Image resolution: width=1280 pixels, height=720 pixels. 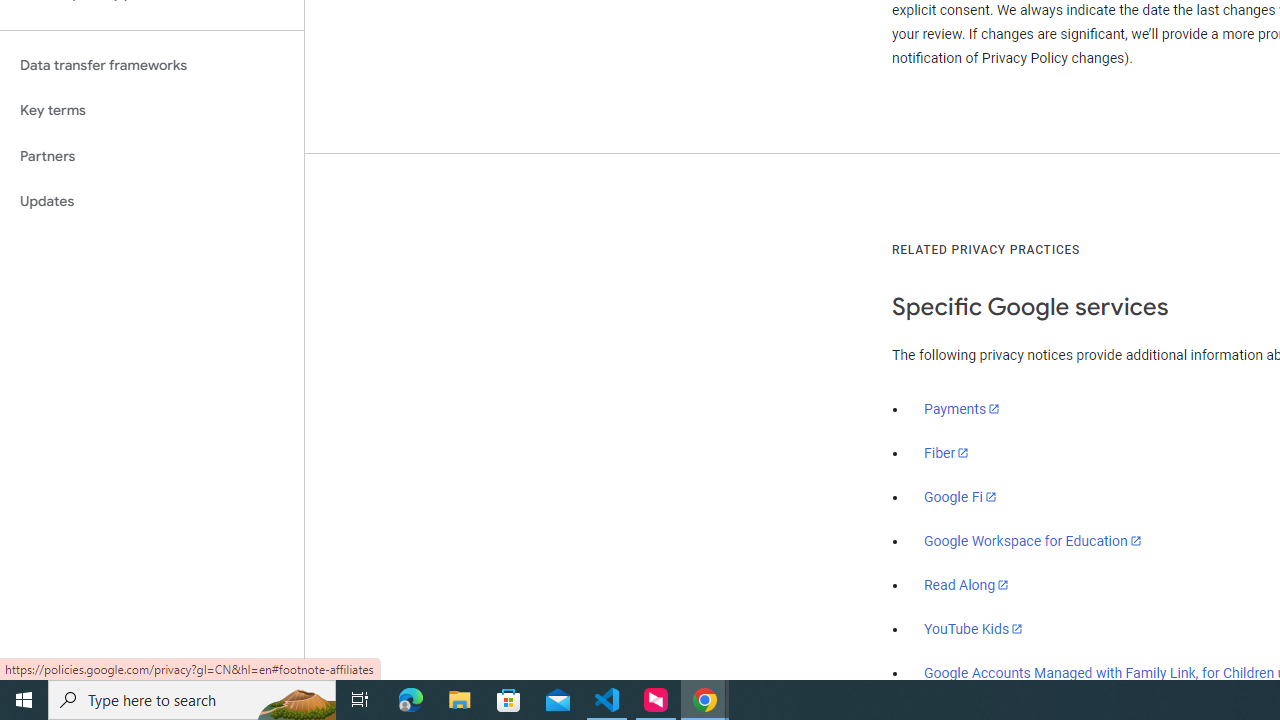 What do you see at coordinates (967, 585) in the screenshot?
I see `'Read Along'` at bounding box center [967, 585].